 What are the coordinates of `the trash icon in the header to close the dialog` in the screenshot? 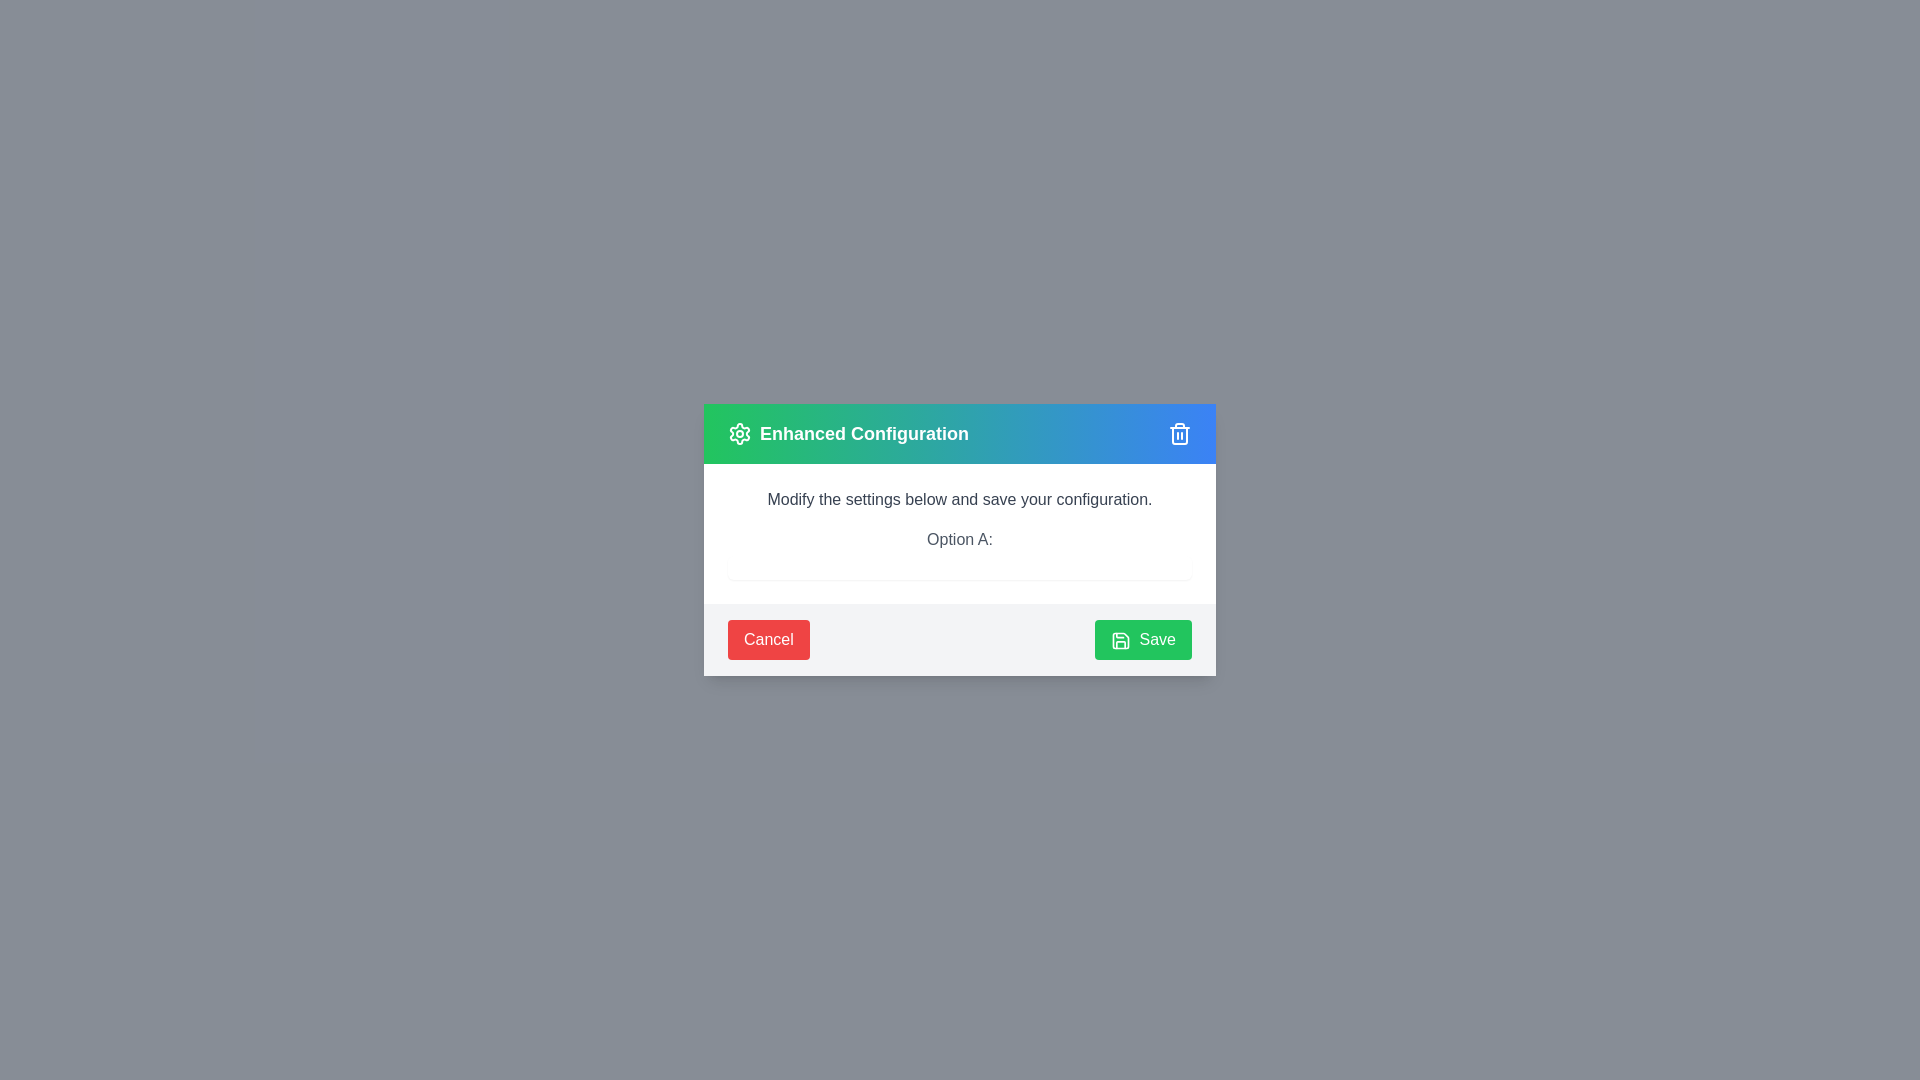 It's located at (1180, 433).